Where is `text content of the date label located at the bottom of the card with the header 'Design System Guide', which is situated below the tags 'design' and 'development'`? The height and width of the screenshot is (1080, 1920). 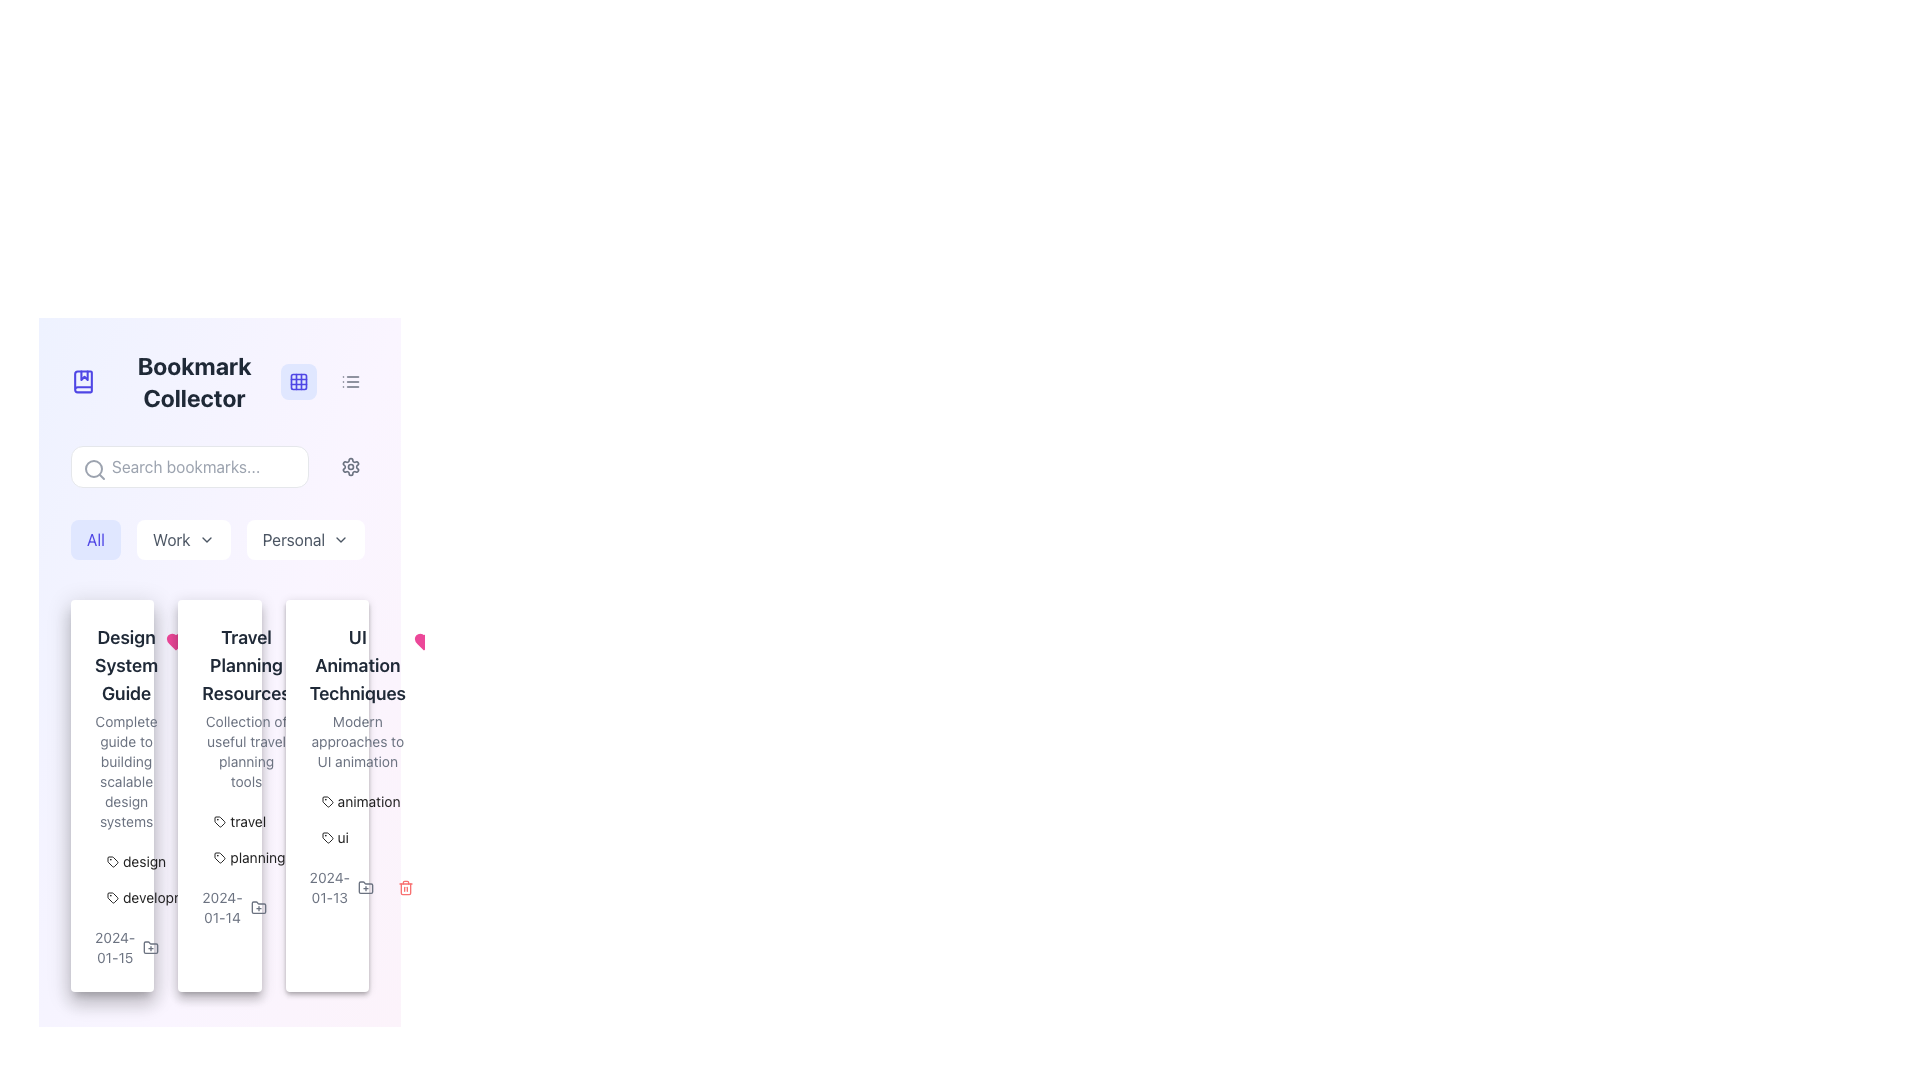
text content of the date label located at the bottom of the card with the header 'Design System Guide', which is situated below the tags 'design' and 'development' is located at coordinates (111, 947).